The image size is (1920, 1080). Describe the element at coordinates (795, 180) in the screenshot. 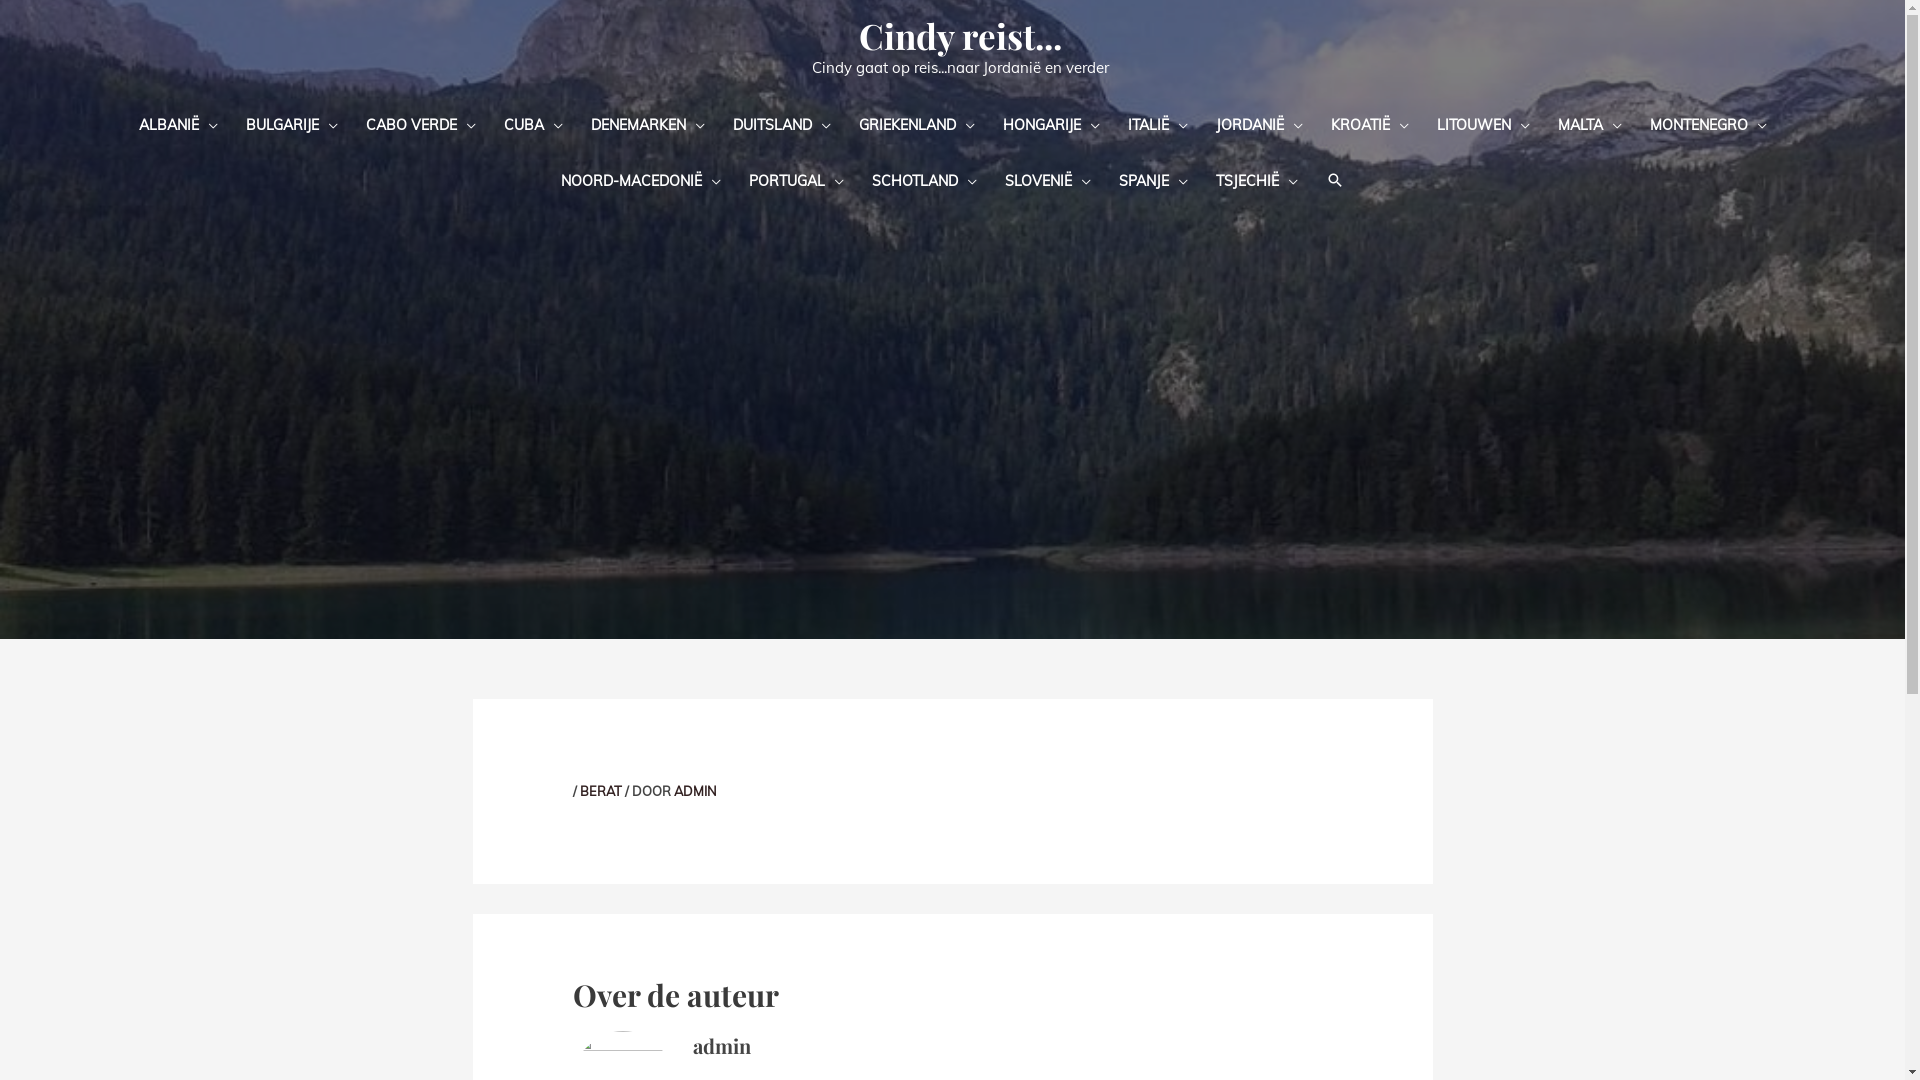

I see `'PORTUGAL'` at that location.